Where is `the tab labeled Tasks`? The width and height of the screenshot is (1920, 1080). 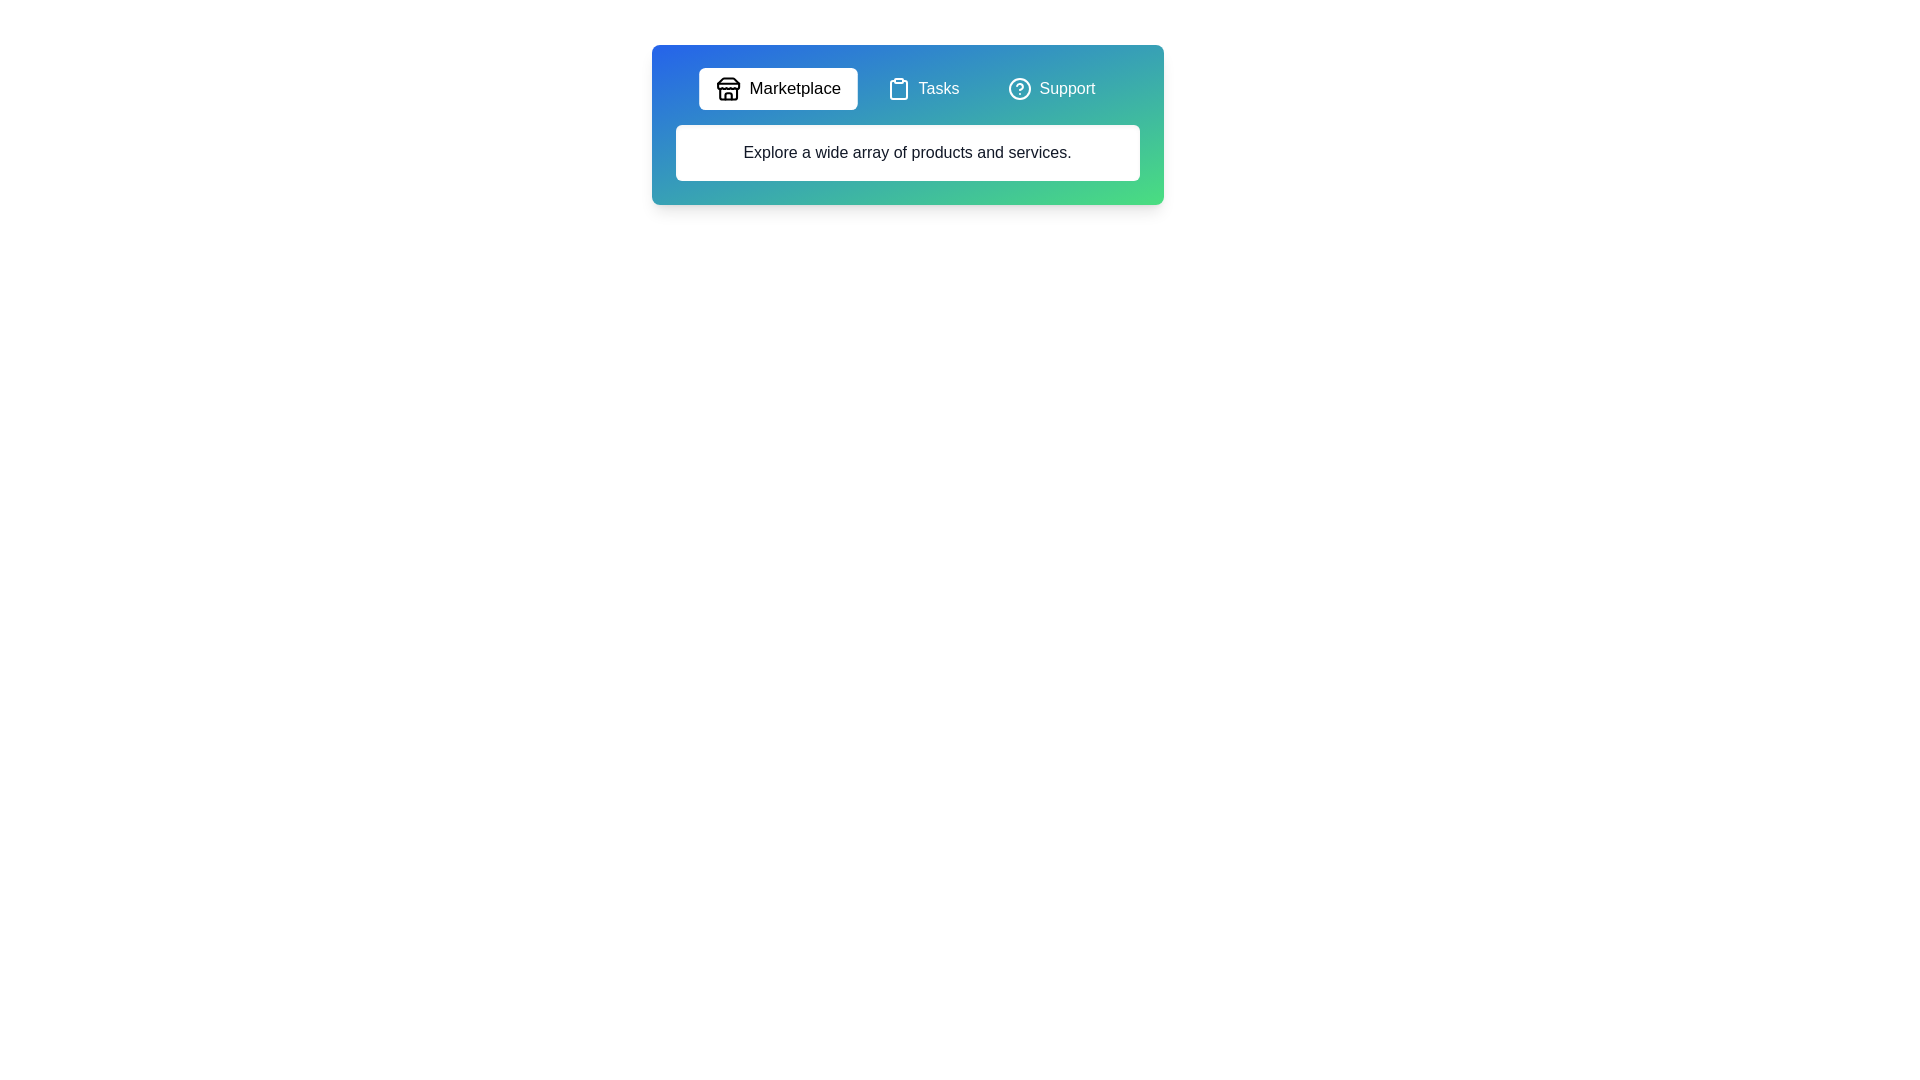 the tab labeled Tasks is located at coordinates (921, 87).